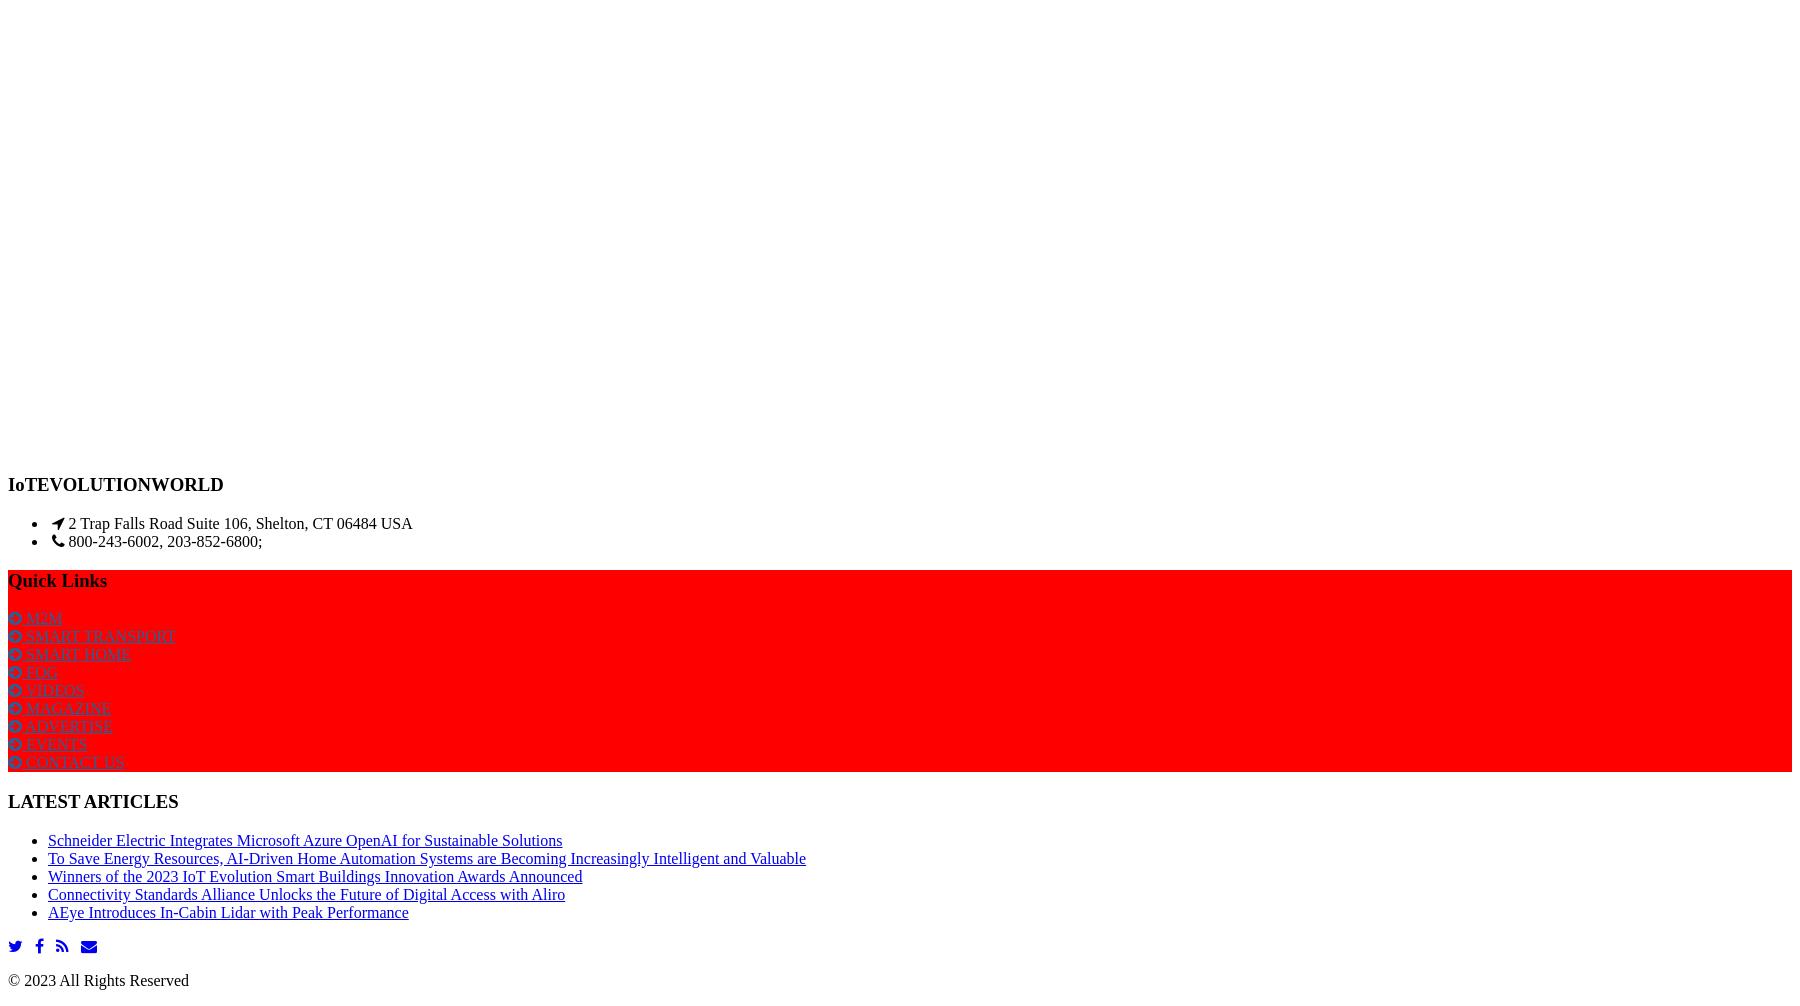  Describe the element at coordinates (92, 800) in the screenshot. I see `'LATEST ARTICLES'` at that location.